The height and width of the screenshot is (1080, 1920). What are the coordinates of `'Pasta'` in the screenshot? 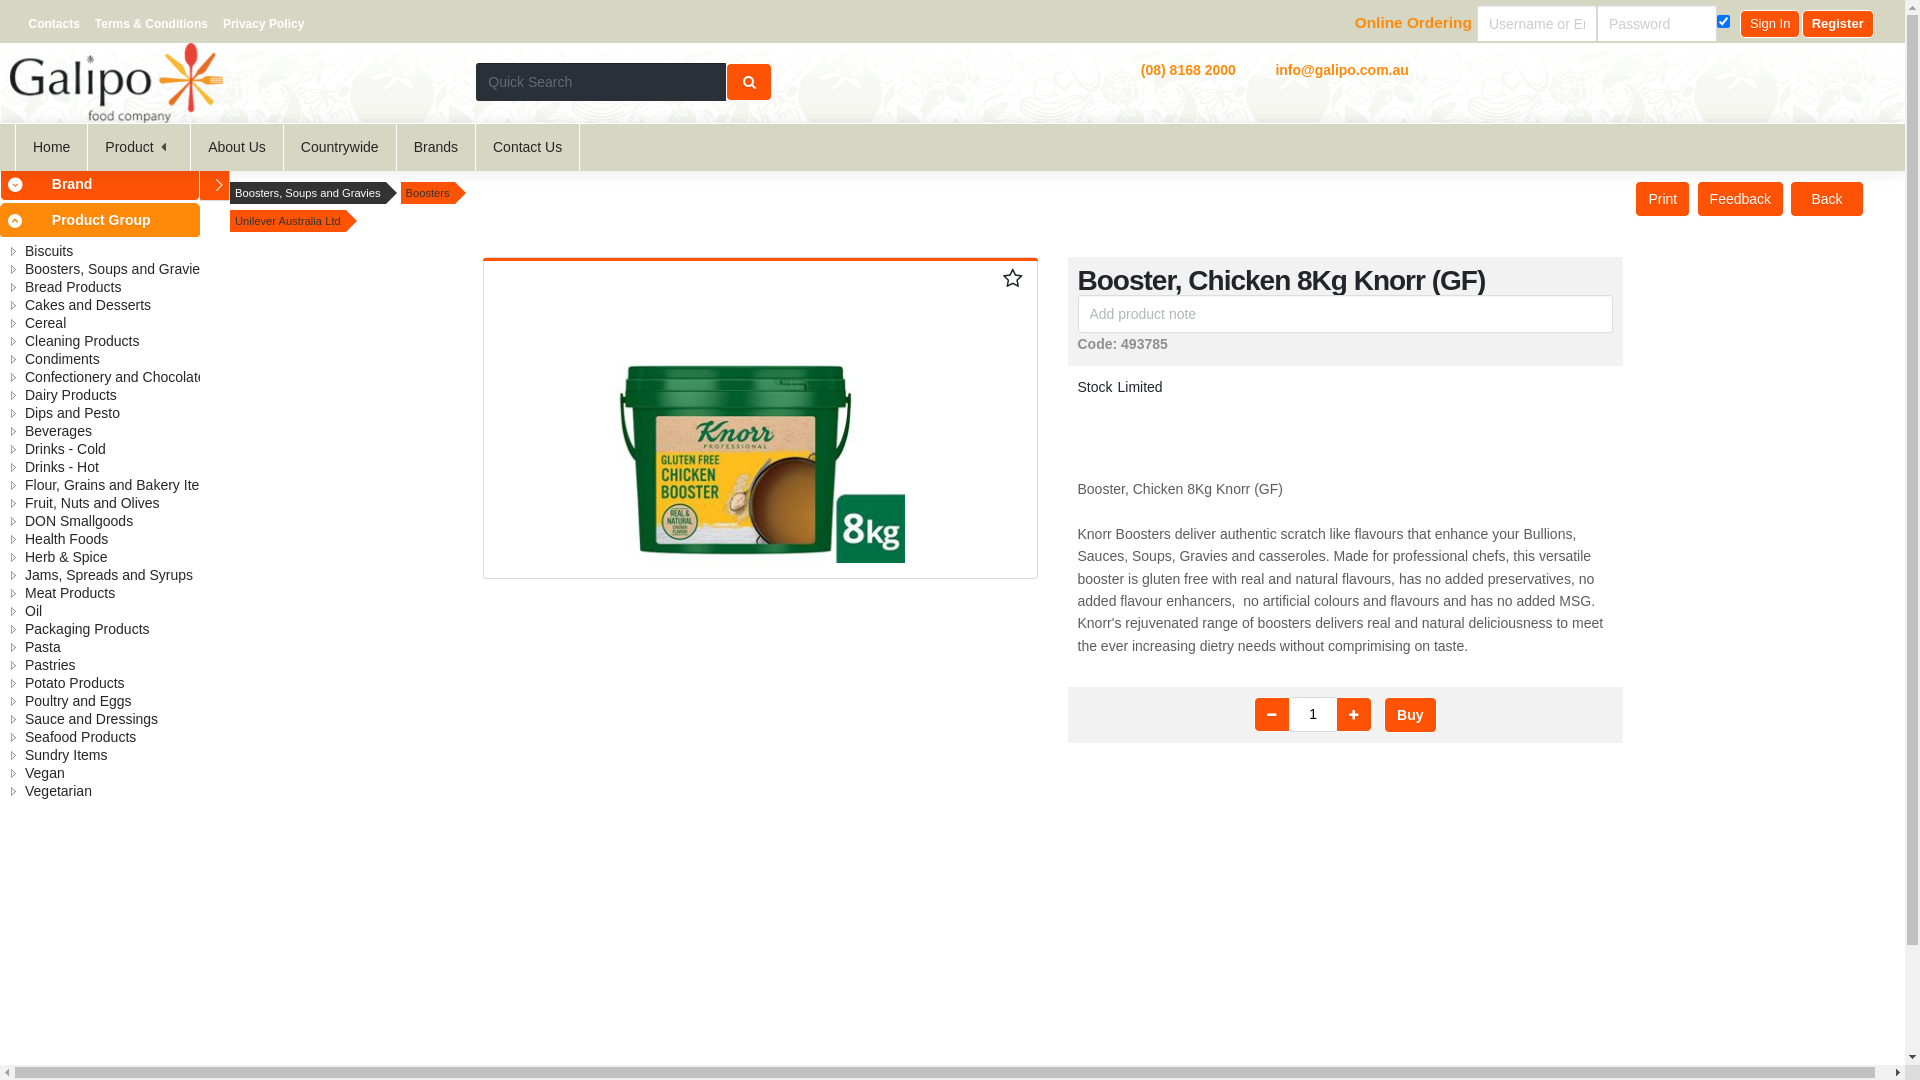 It's located at (43, 647).